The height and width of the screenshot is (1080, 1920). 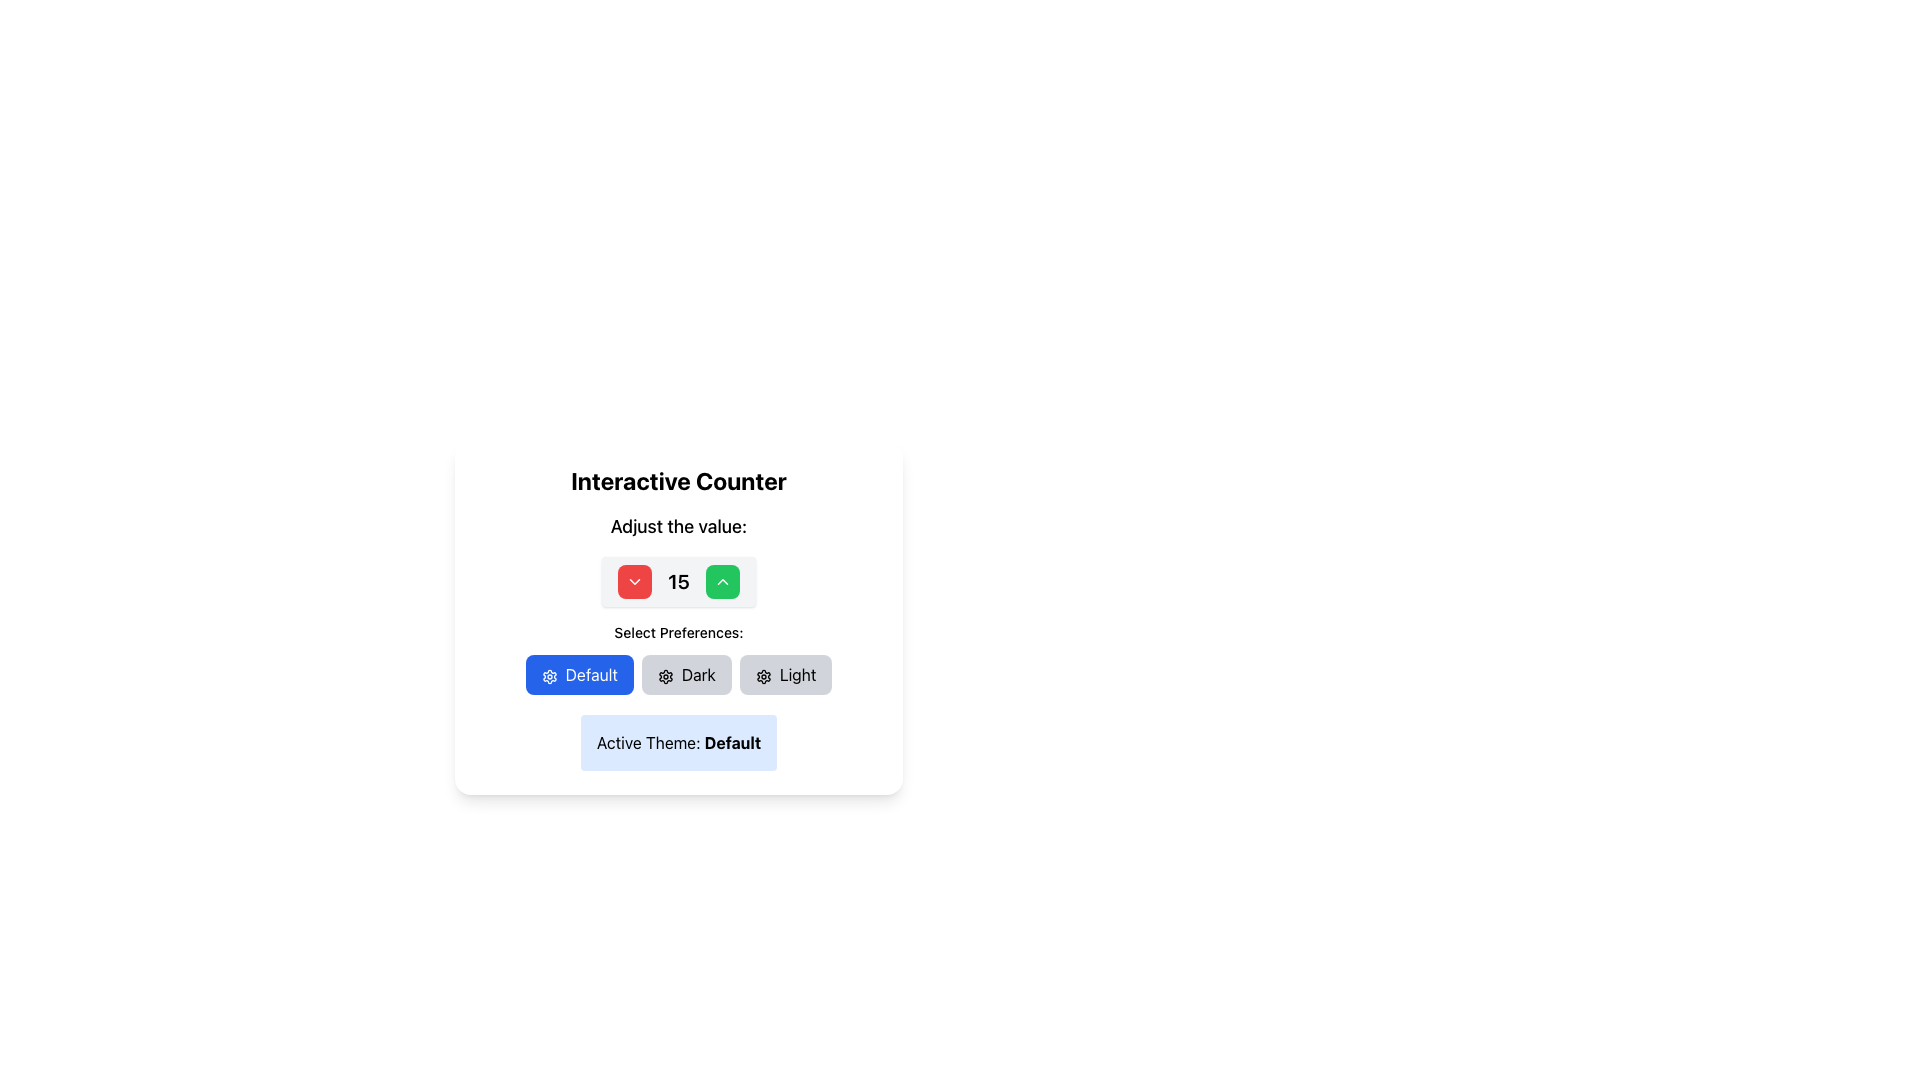 I want to click on the text label displaying the currently active theme, which reads 'Default', located under the blue-bordered section for theme selection, so click(x=731, y=743).